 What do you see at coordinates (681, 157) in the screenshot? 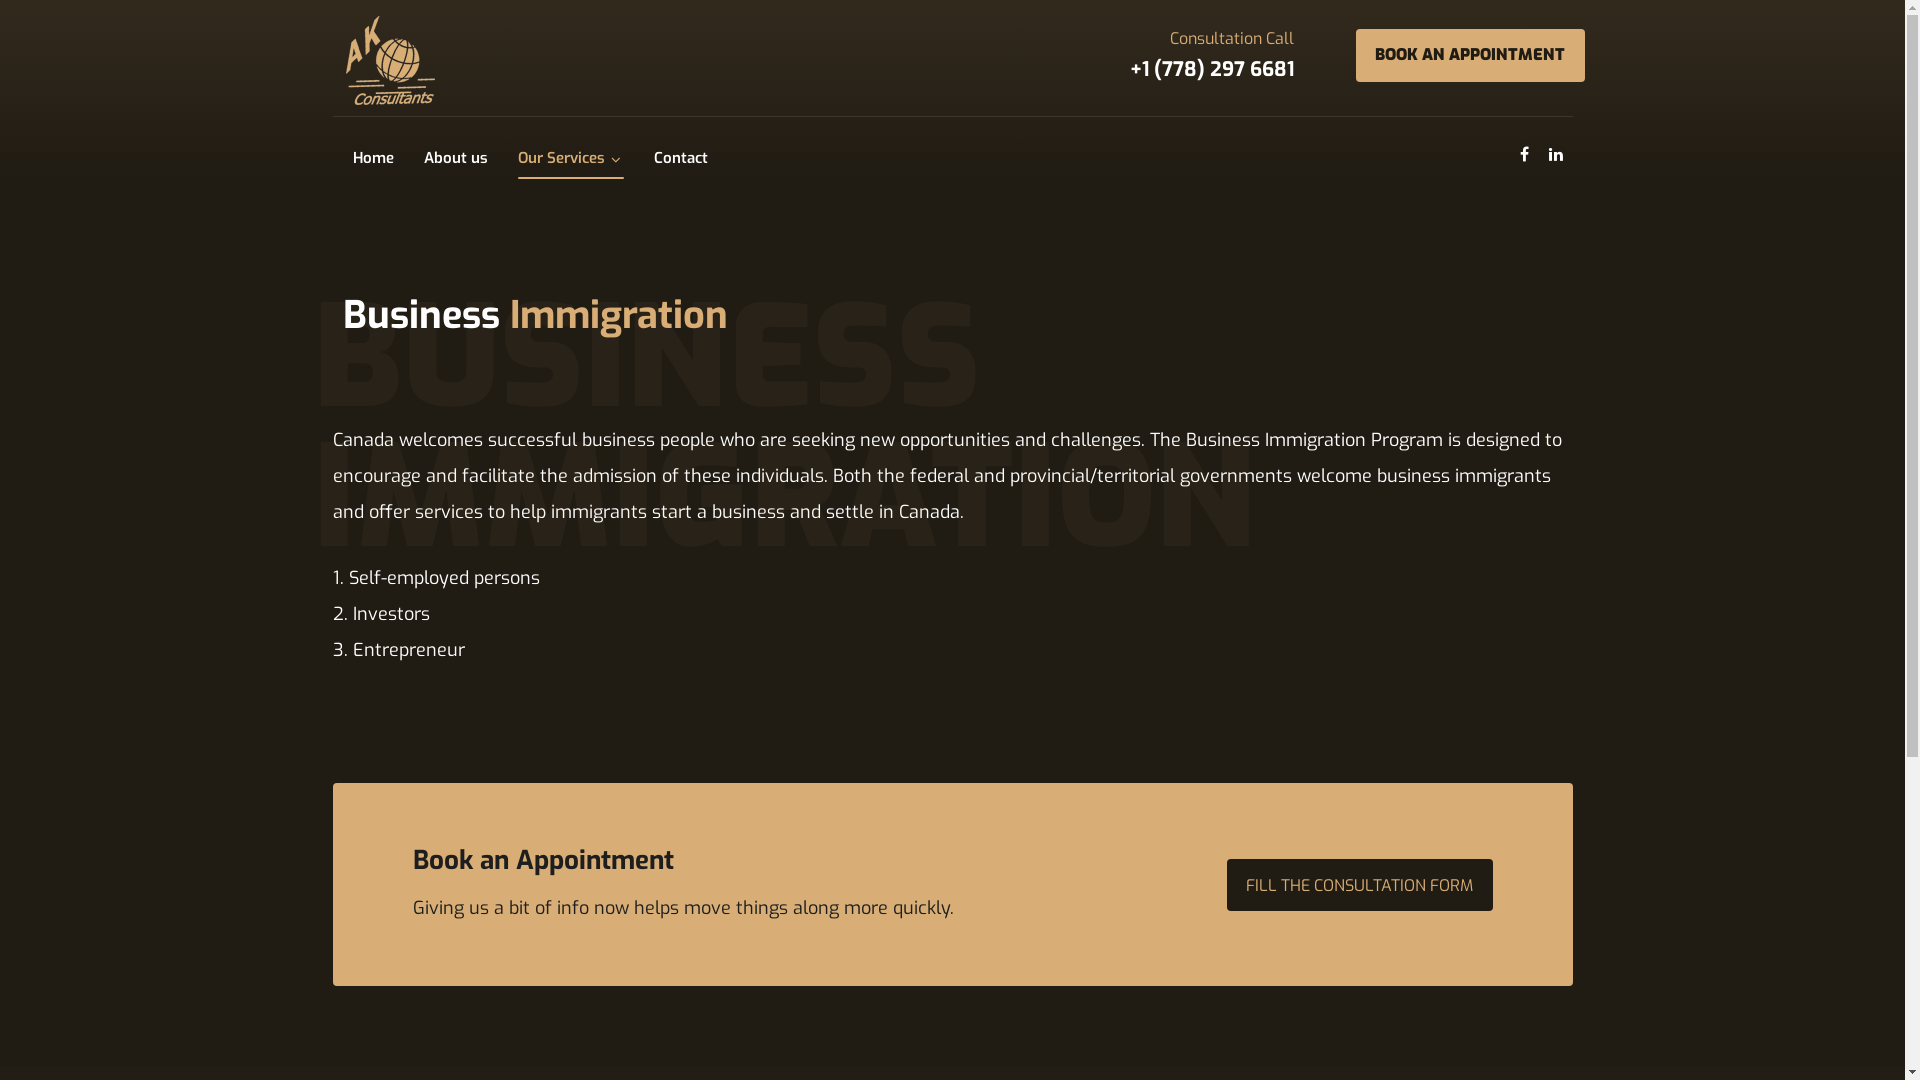
I see `'Contact'` at bounding box center [681, 157].